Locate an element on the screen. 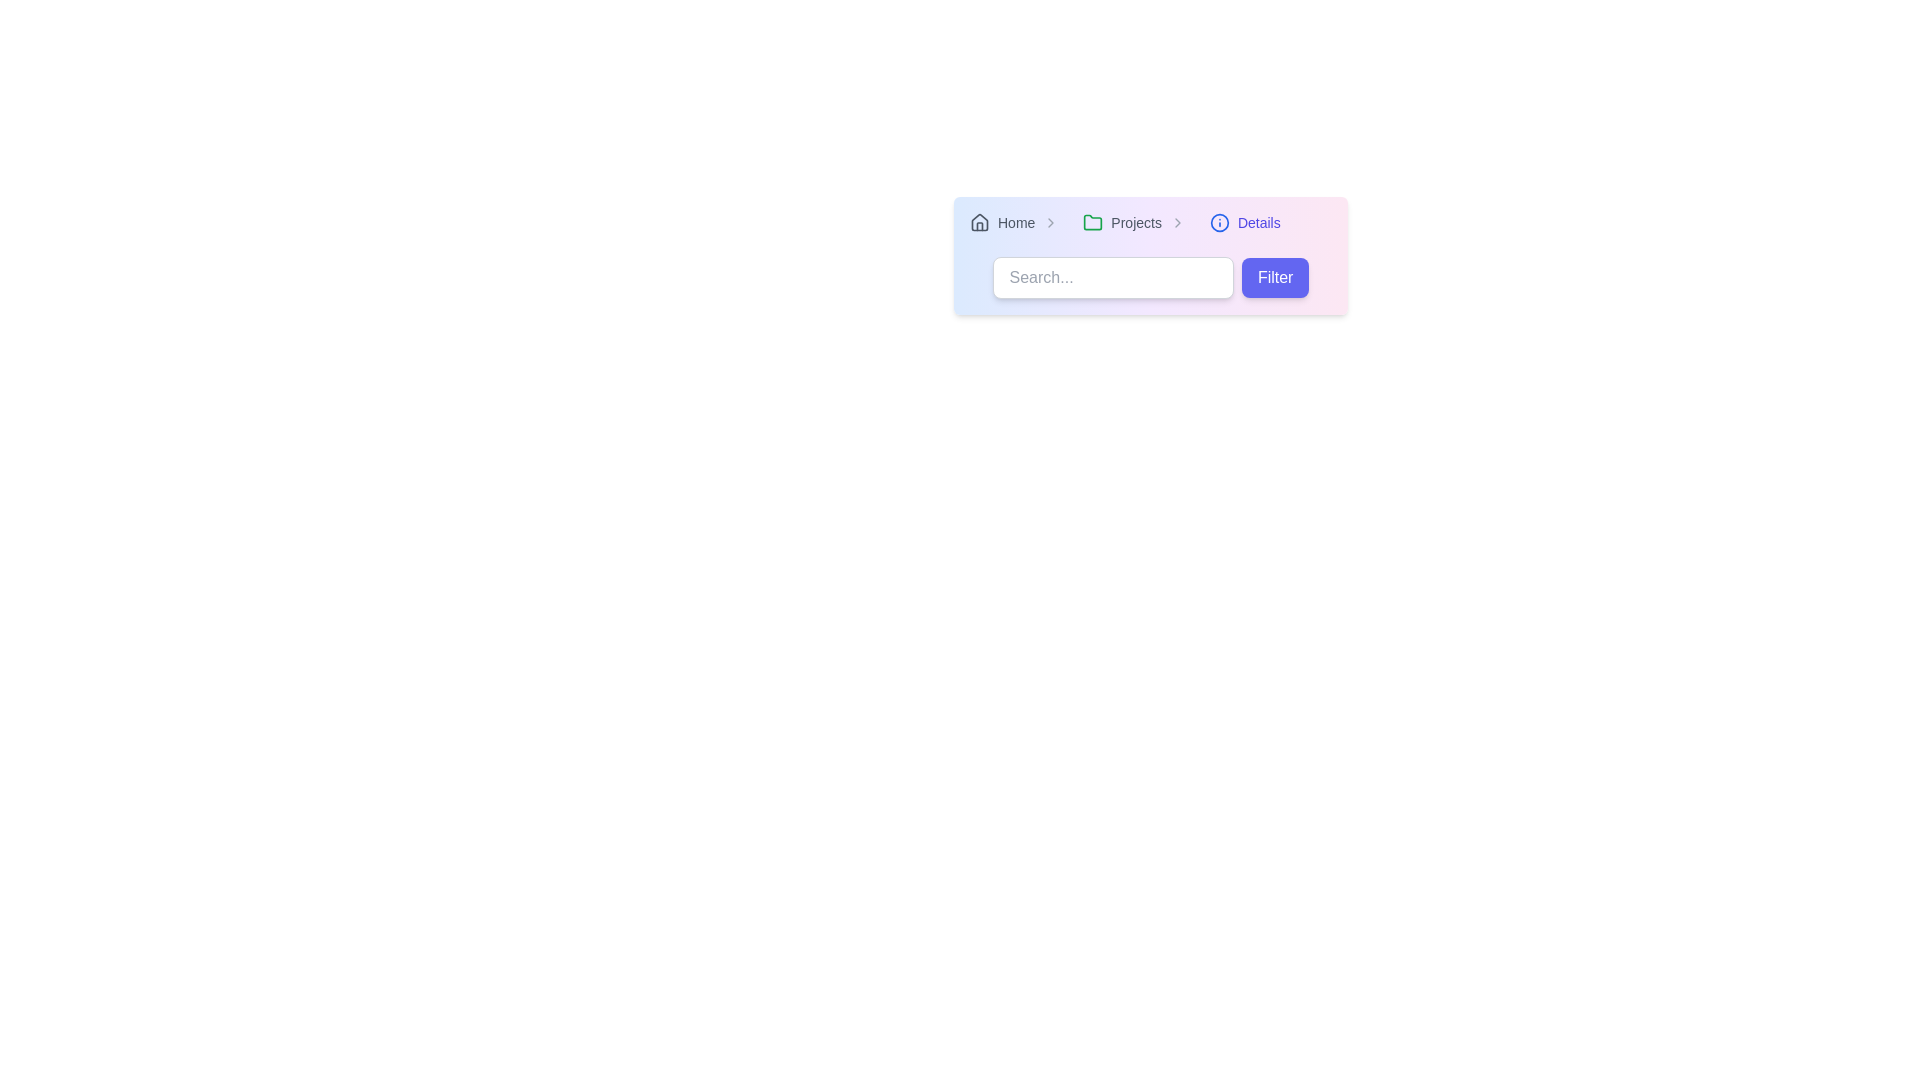 This screenshot has width=1920, height=1080. the circular icon with a blue outer border, which is part of the info notification symbol located in the top-right section of the navigation bar is located at coordinates (1218, 223).